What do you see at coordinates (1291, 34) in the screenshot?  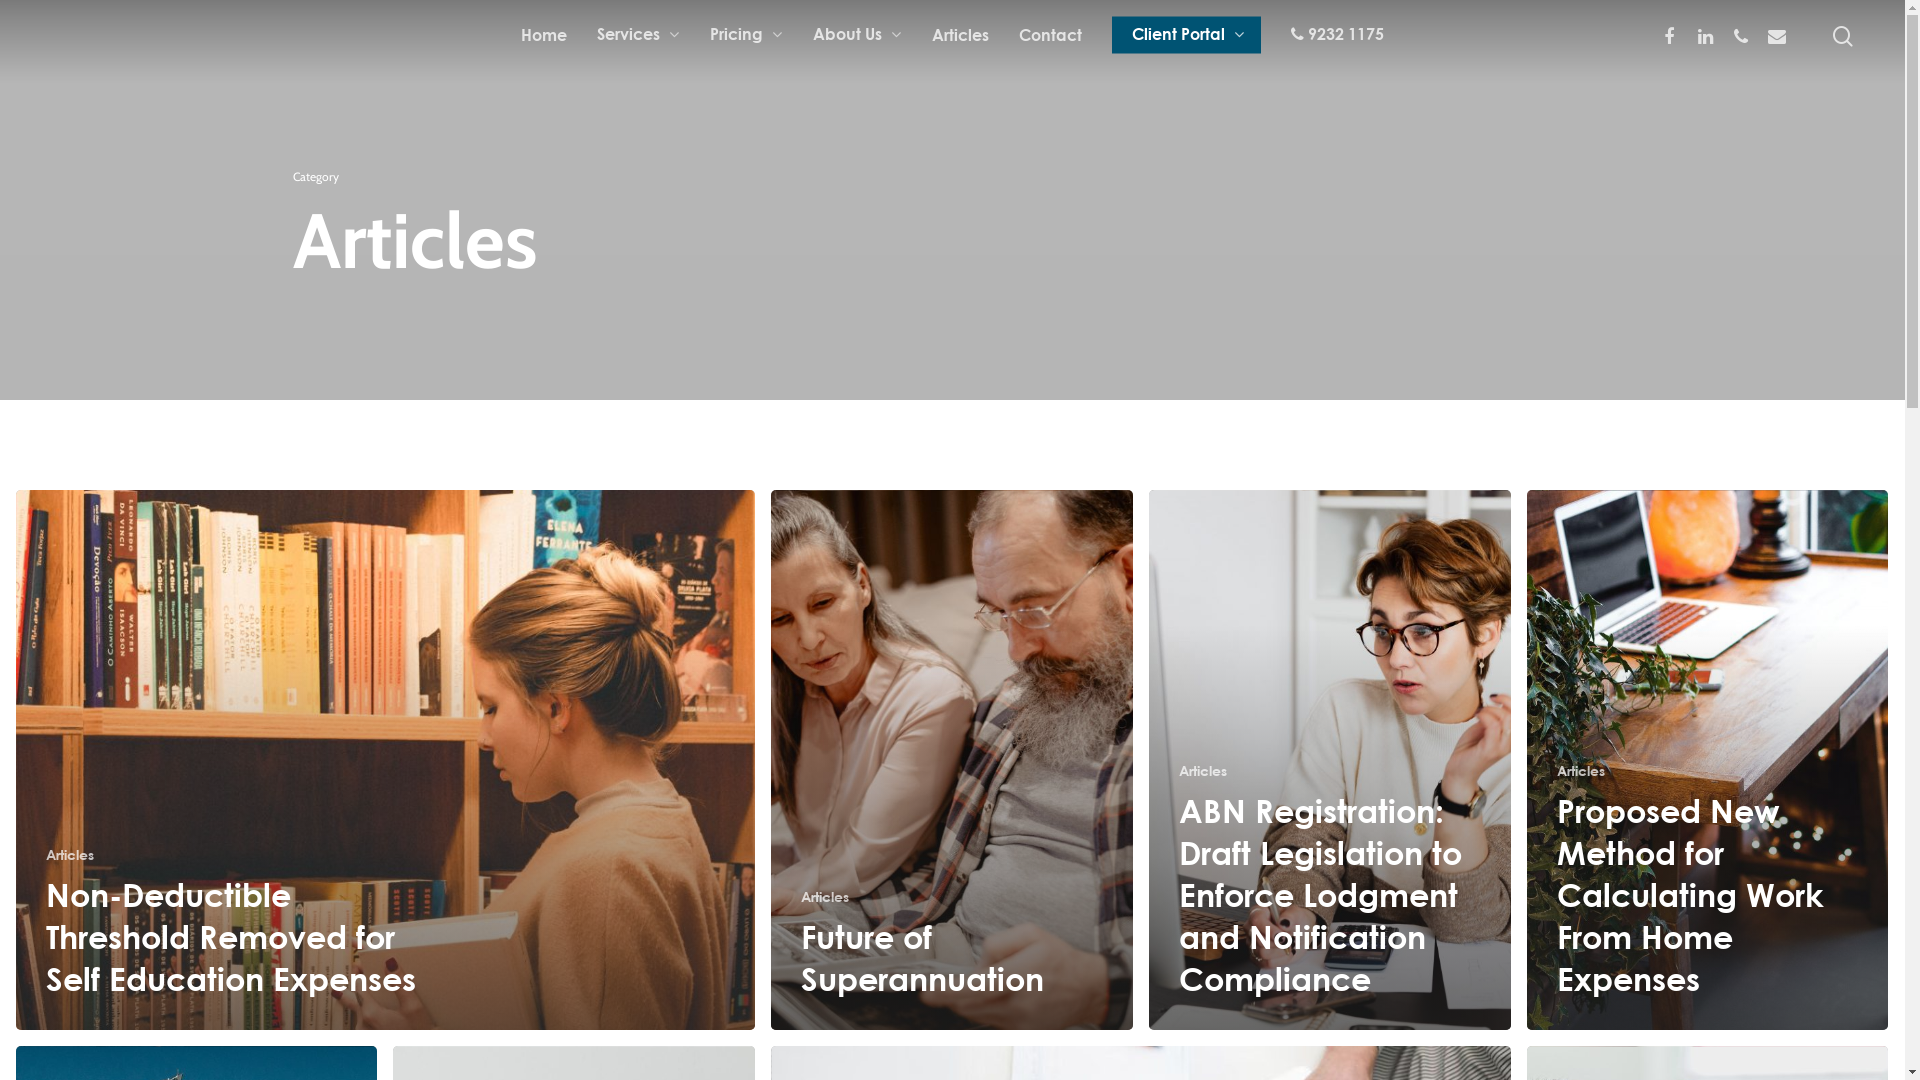 I see `'9232 1175'` at bounding box center [1291, 34].